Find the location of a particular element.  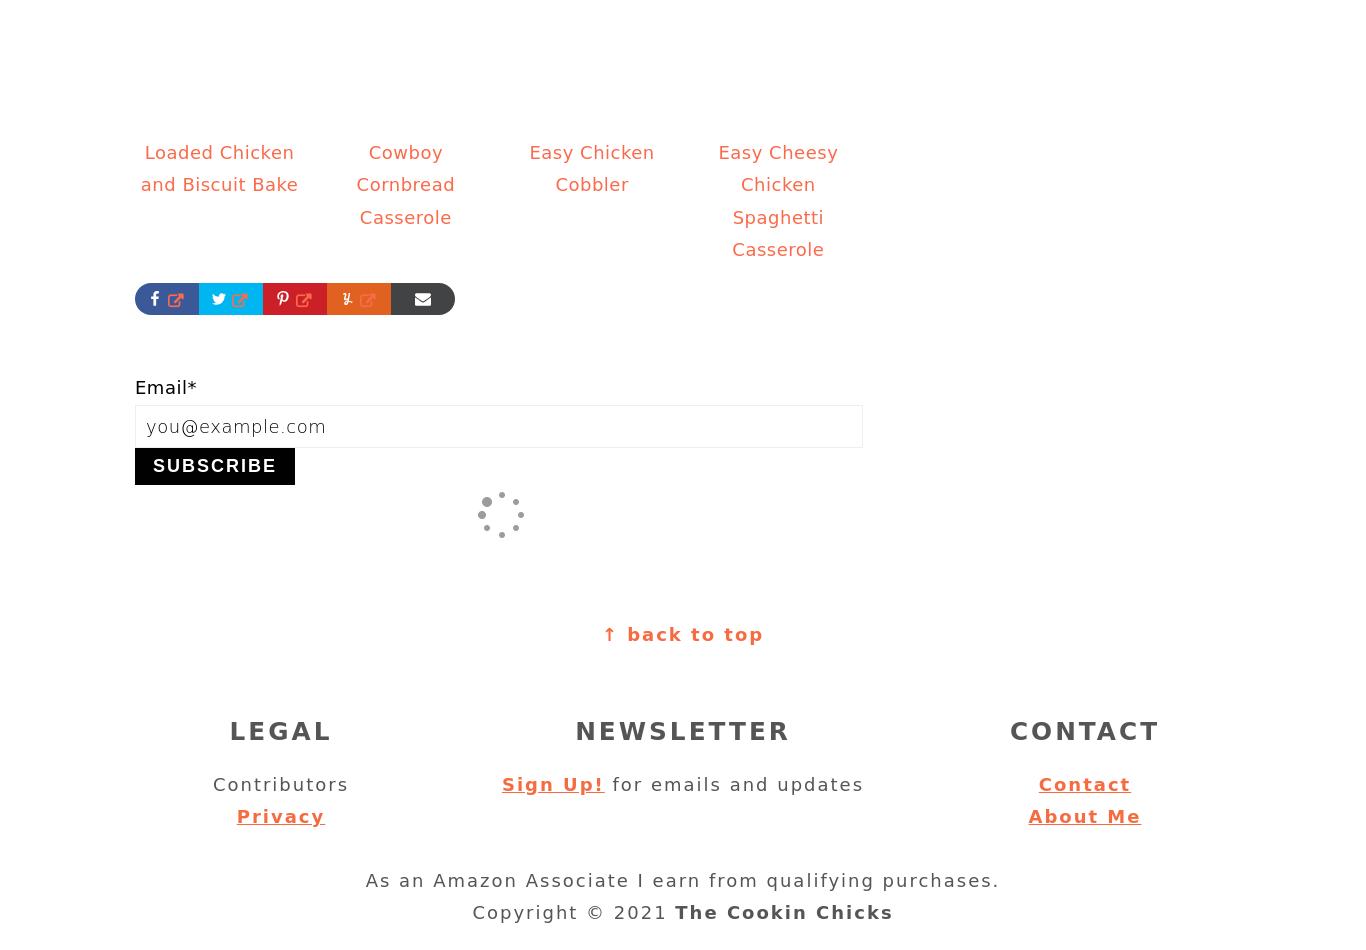

'The Cookin Chicks' is located at coordinates (783, 911).